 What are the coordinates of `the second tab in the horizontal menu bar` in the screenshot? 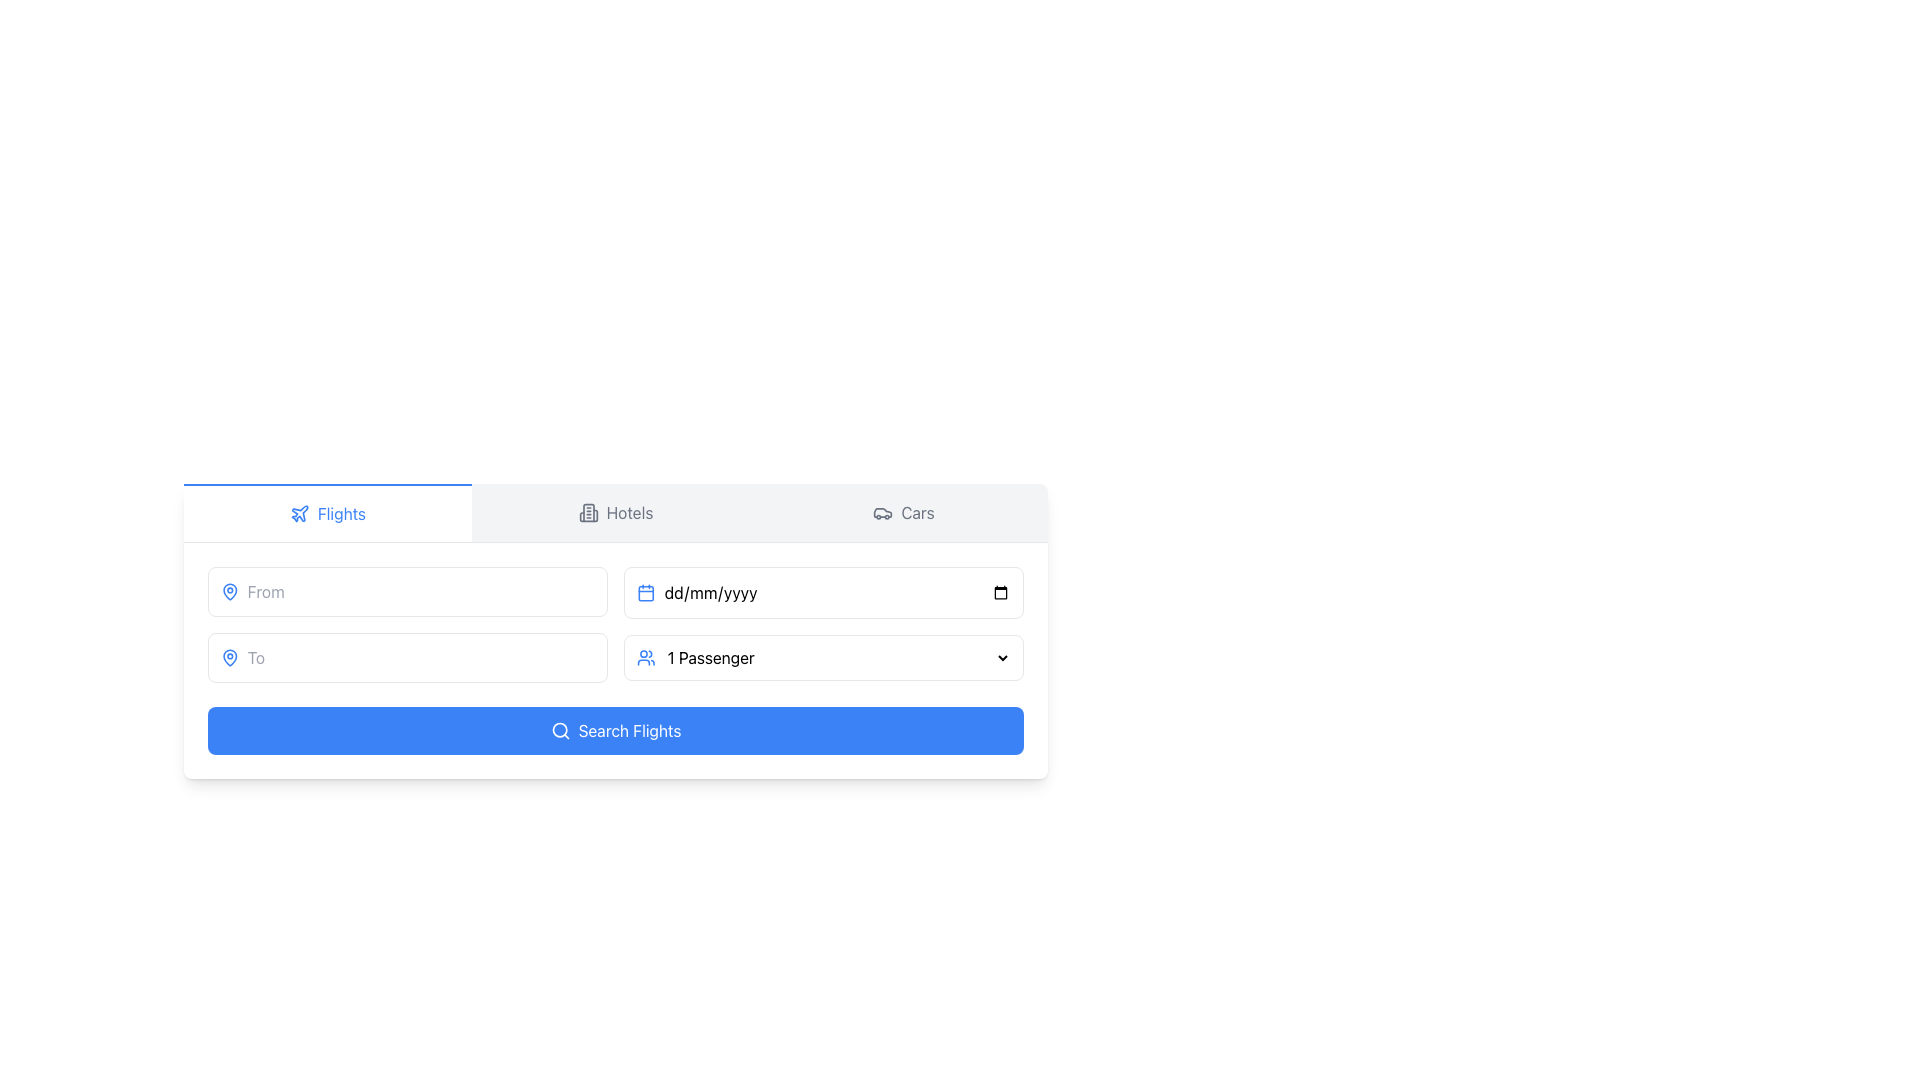 It's located at (614, 512).